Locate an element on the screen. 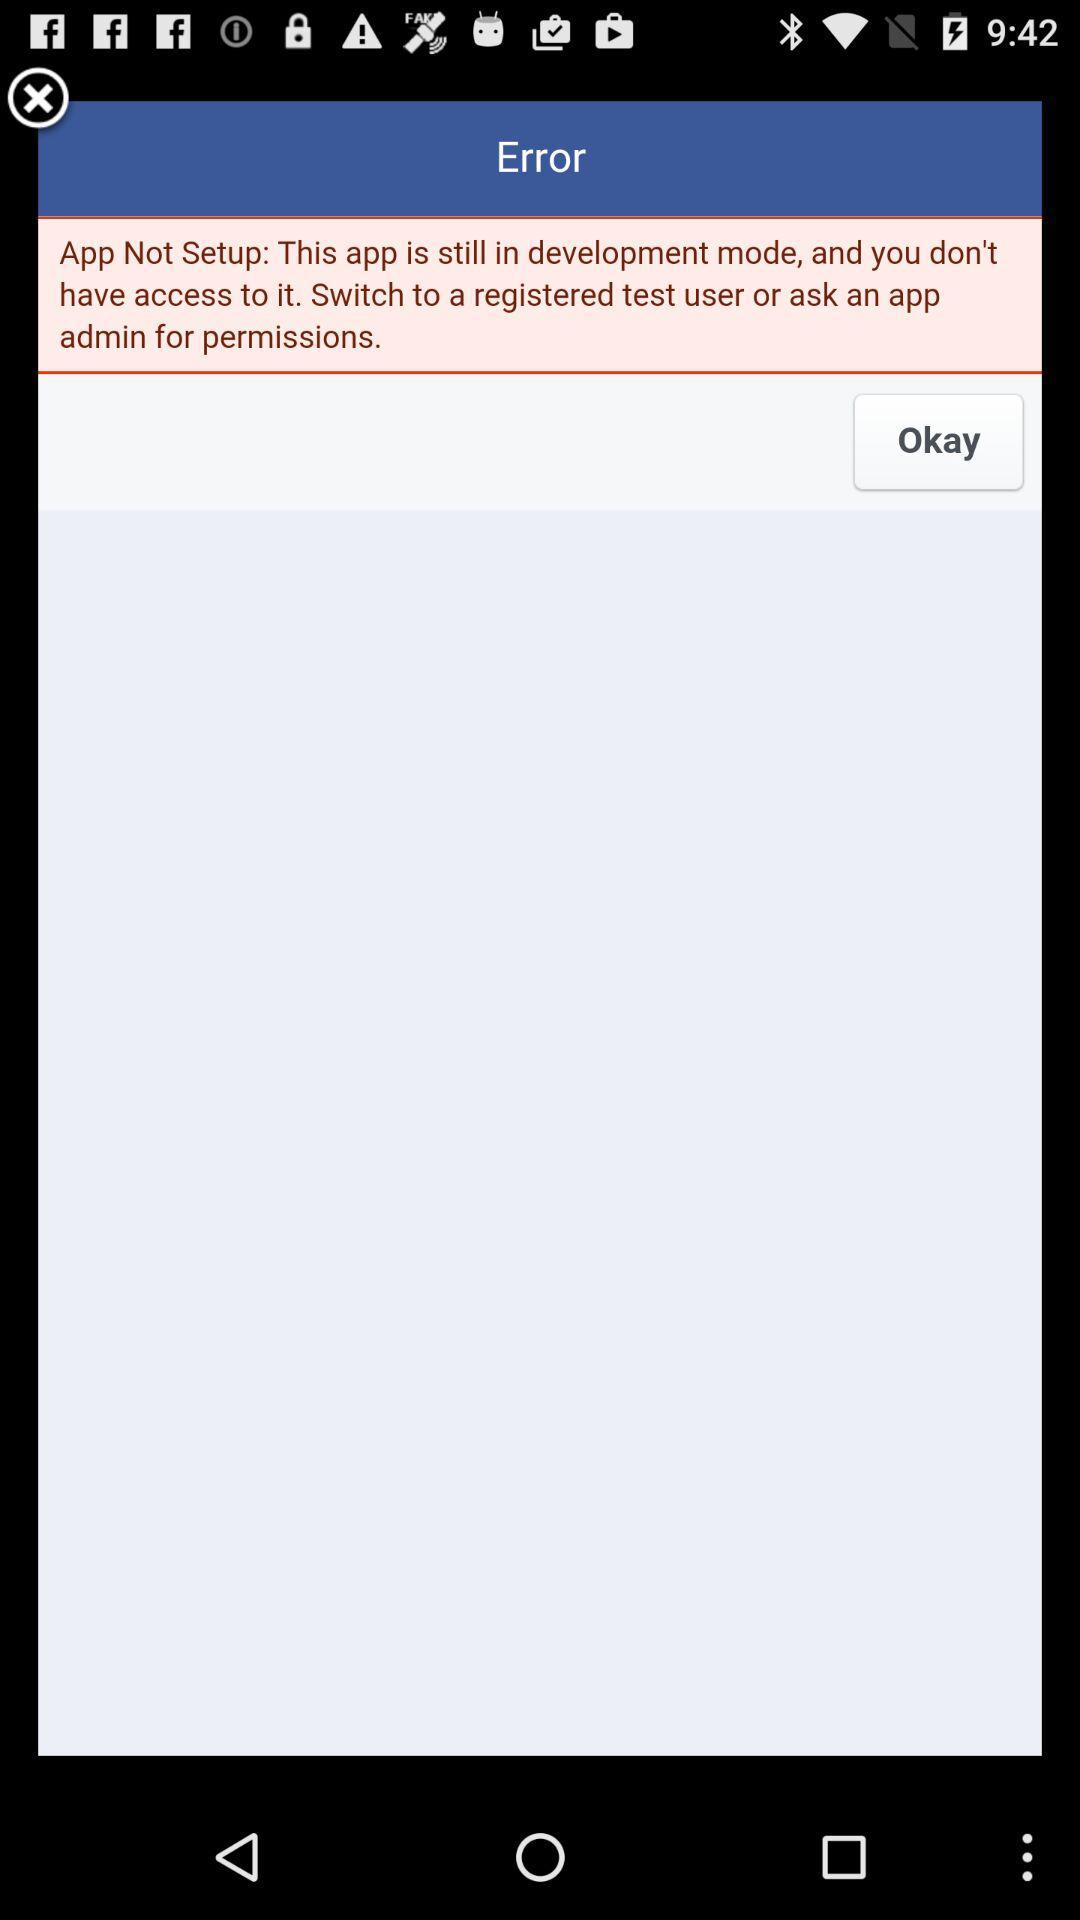 This screenshot has height=1920, width=1080. error simpol is located at coordinates (38, 100).